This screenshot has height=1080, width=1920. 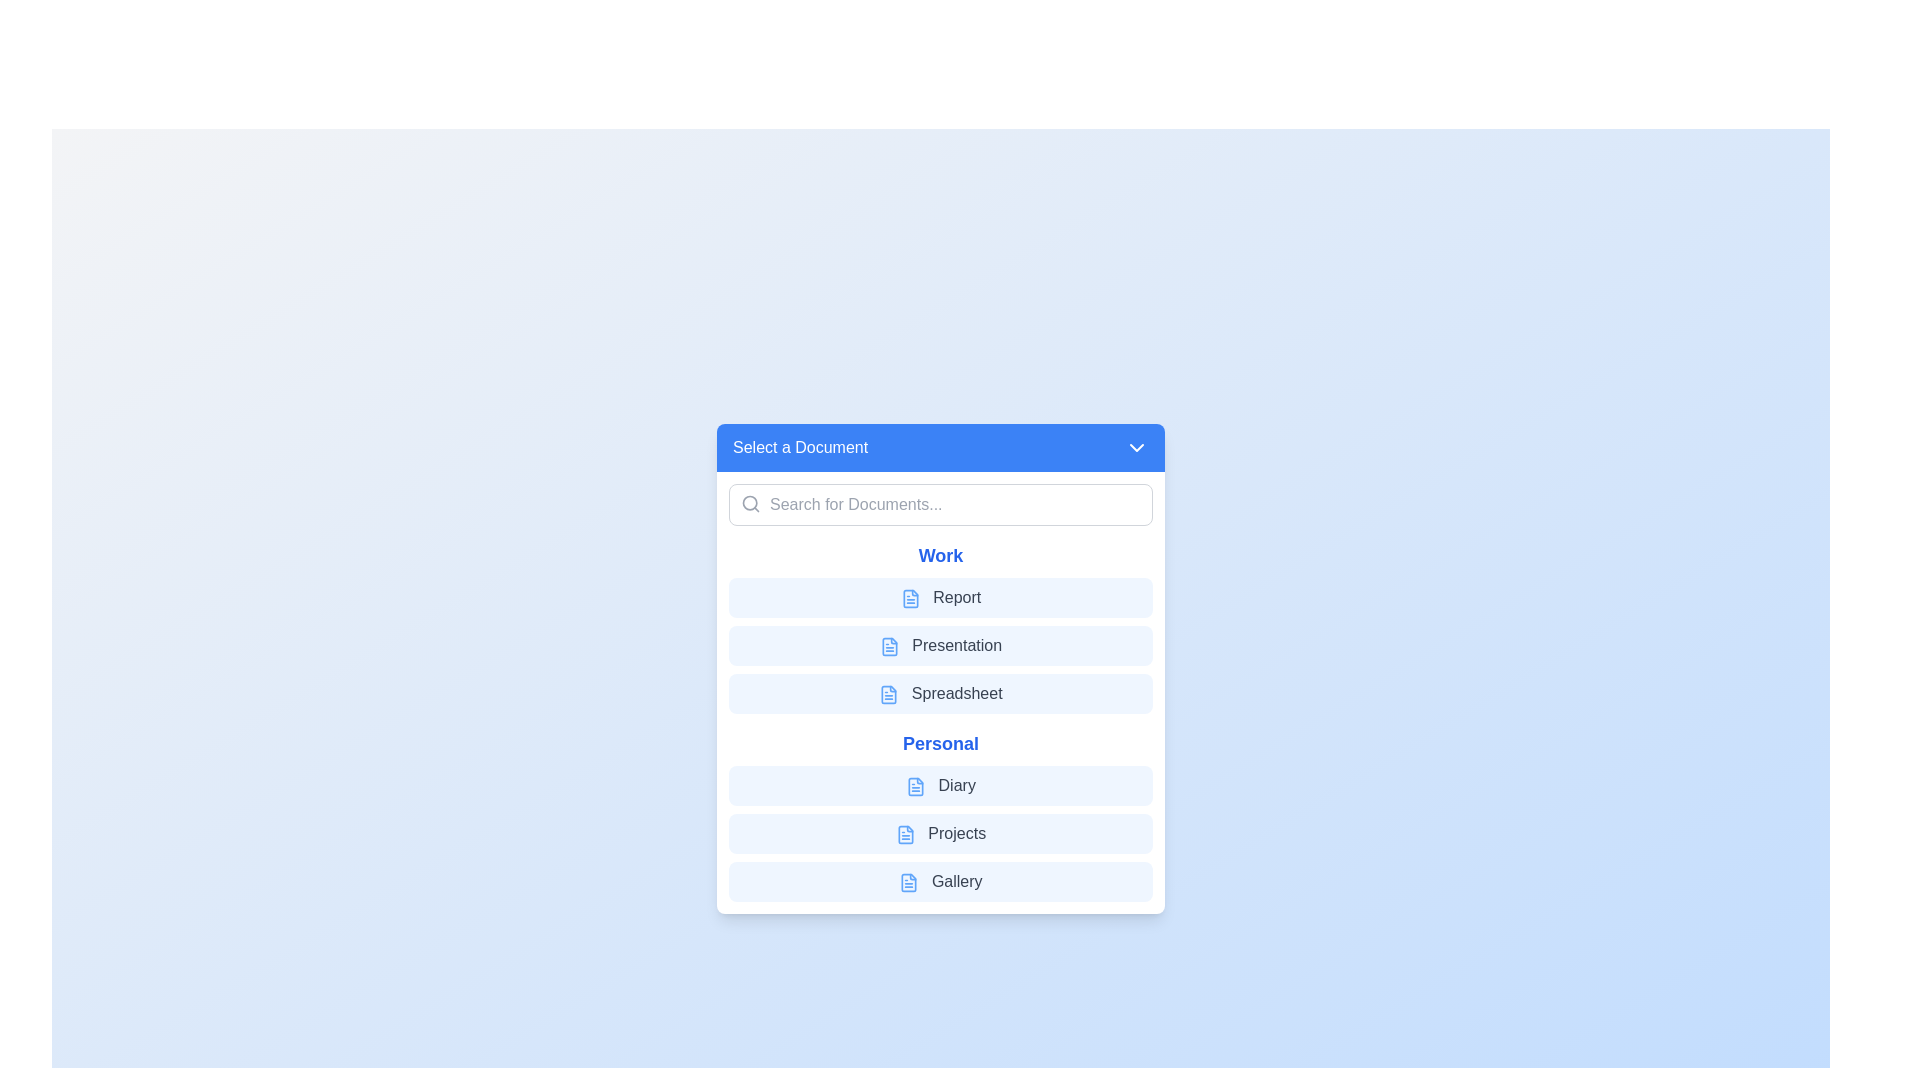 I want to click on the downward-pointing chevron icon on the far right of the 'Select a Document' header, so click(x=1137, y=446).